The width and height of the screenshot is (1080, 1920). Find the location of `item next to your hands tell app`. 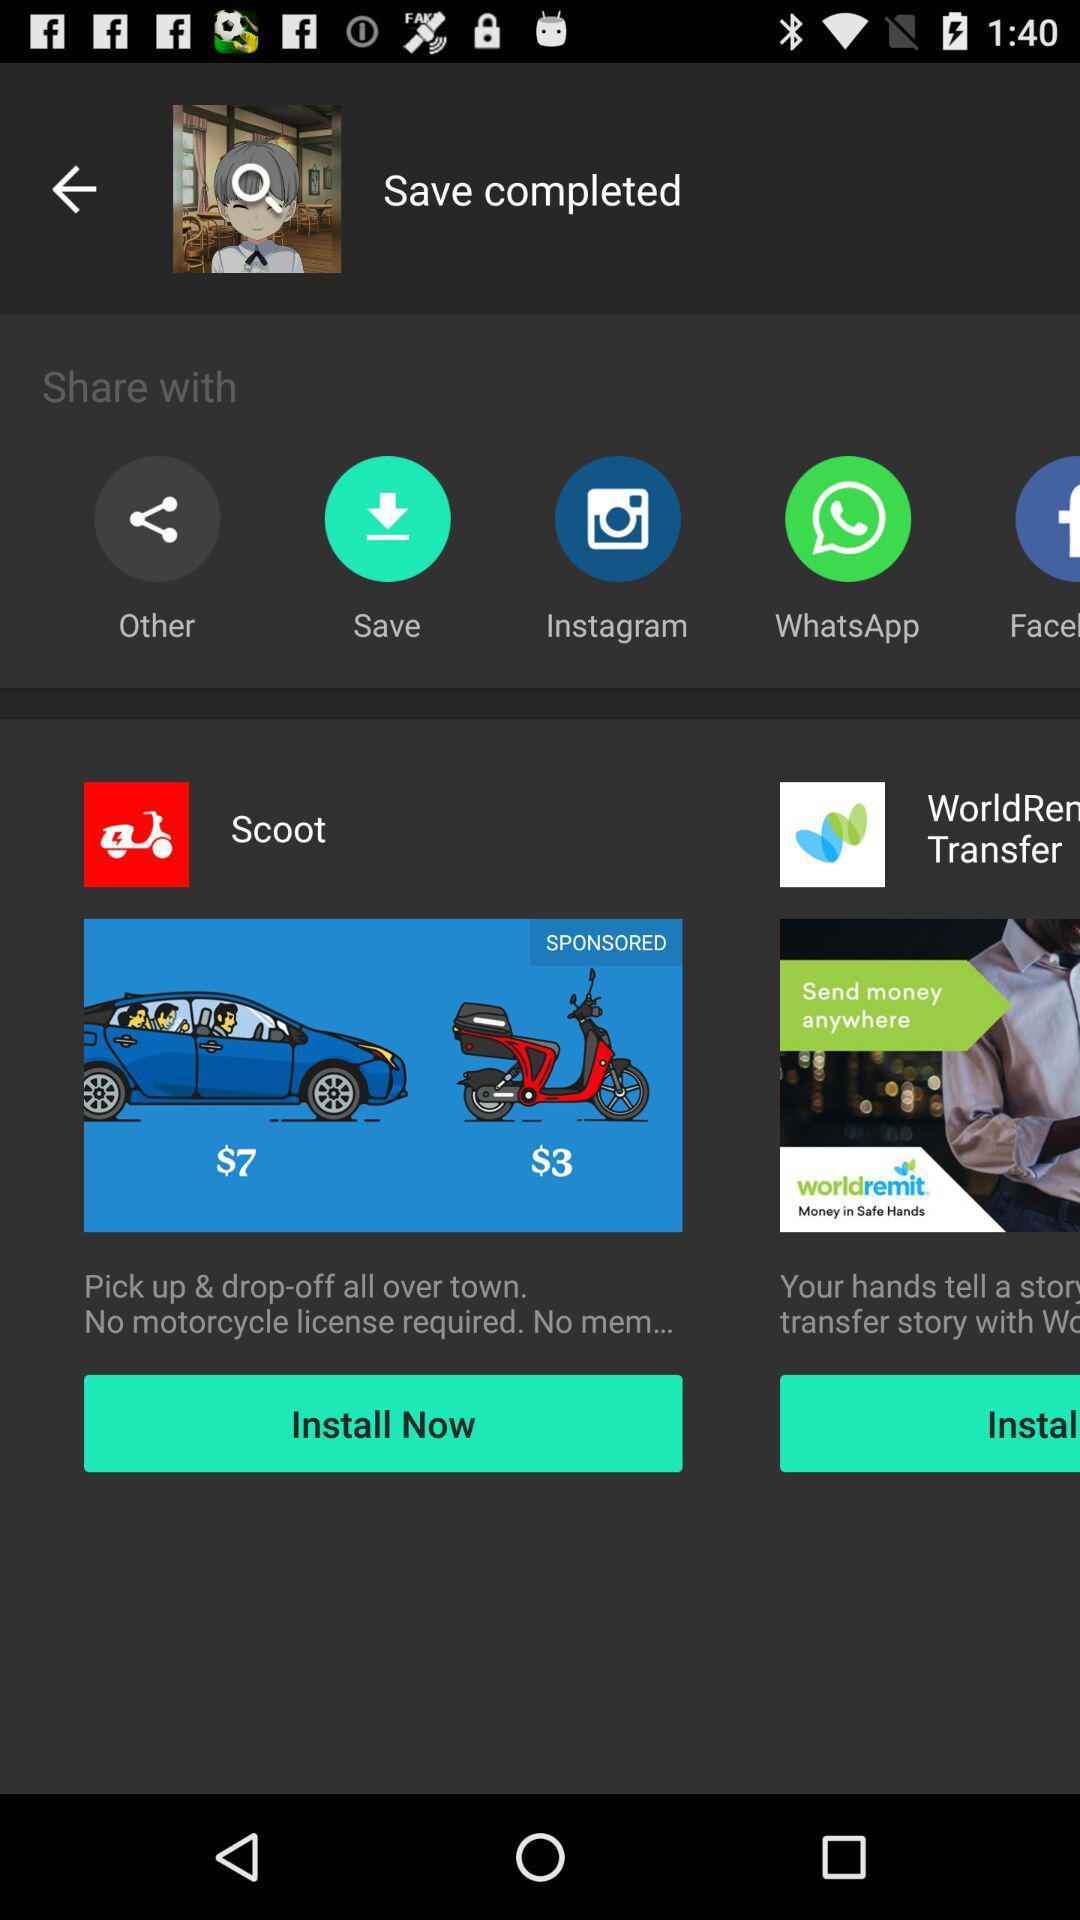

item next to your hands tell app is located at coordinates (383, 1303).